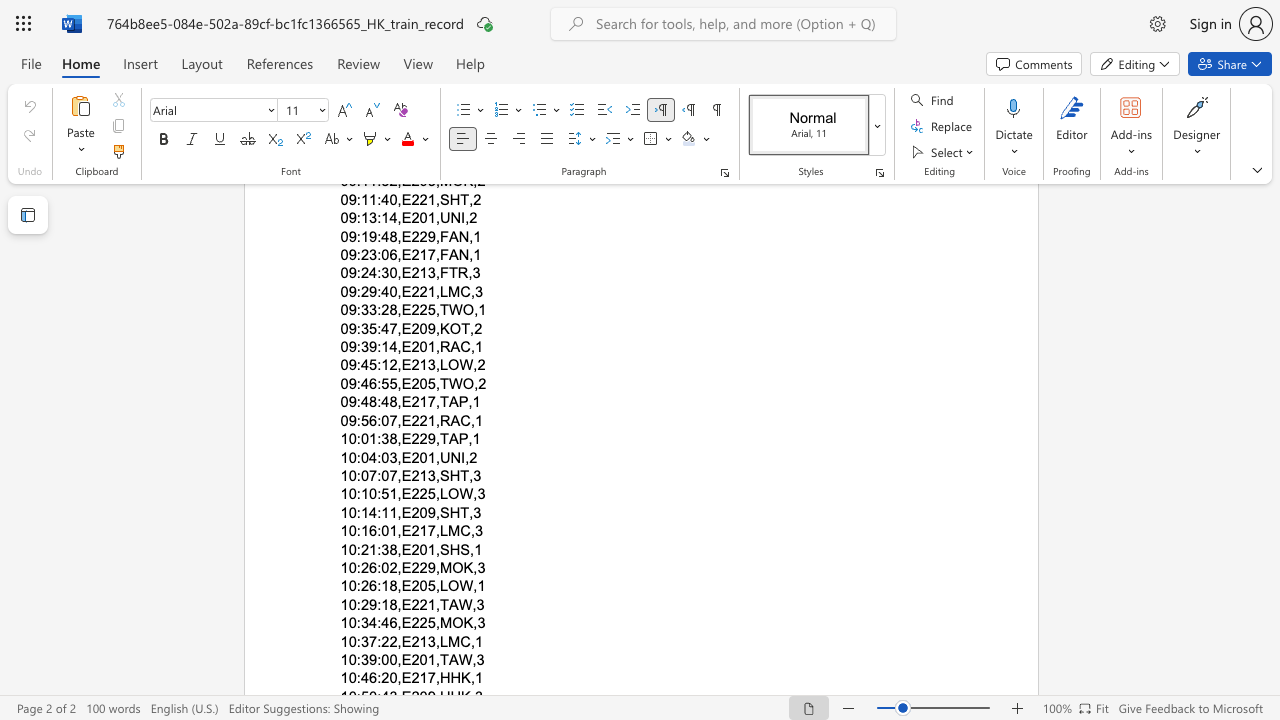 The width and height of the screenshot is (1280, 720). What do you see at coordinates (381, 438) in the screenshot?
I see `the subset text "38,E229,T" within the text "10:01:38,E229,TAP,1"` at bounding box center [381, 438].